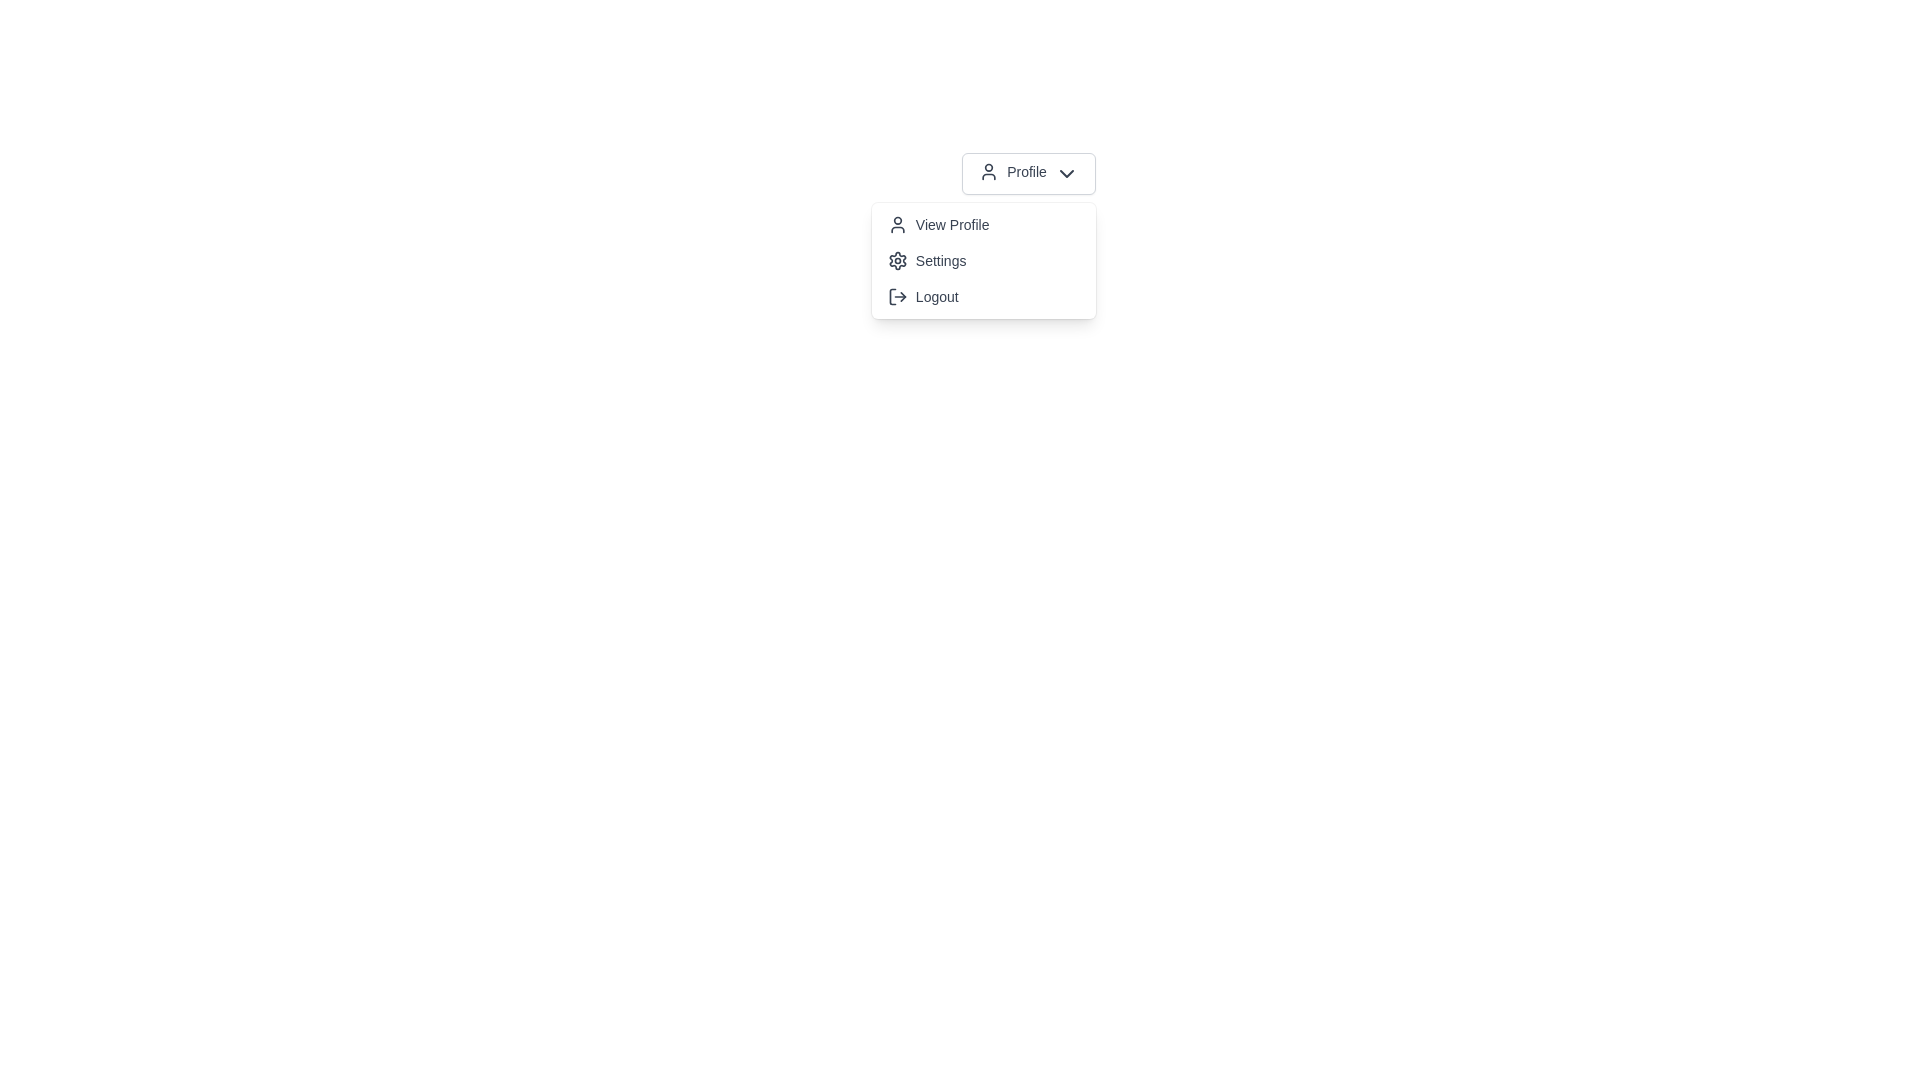  I want to click on the downward-pointing chevron icon styled in dark gray, located to the right of the 'Profile' text label within a rounded rectangular button, so click(1065, 172).